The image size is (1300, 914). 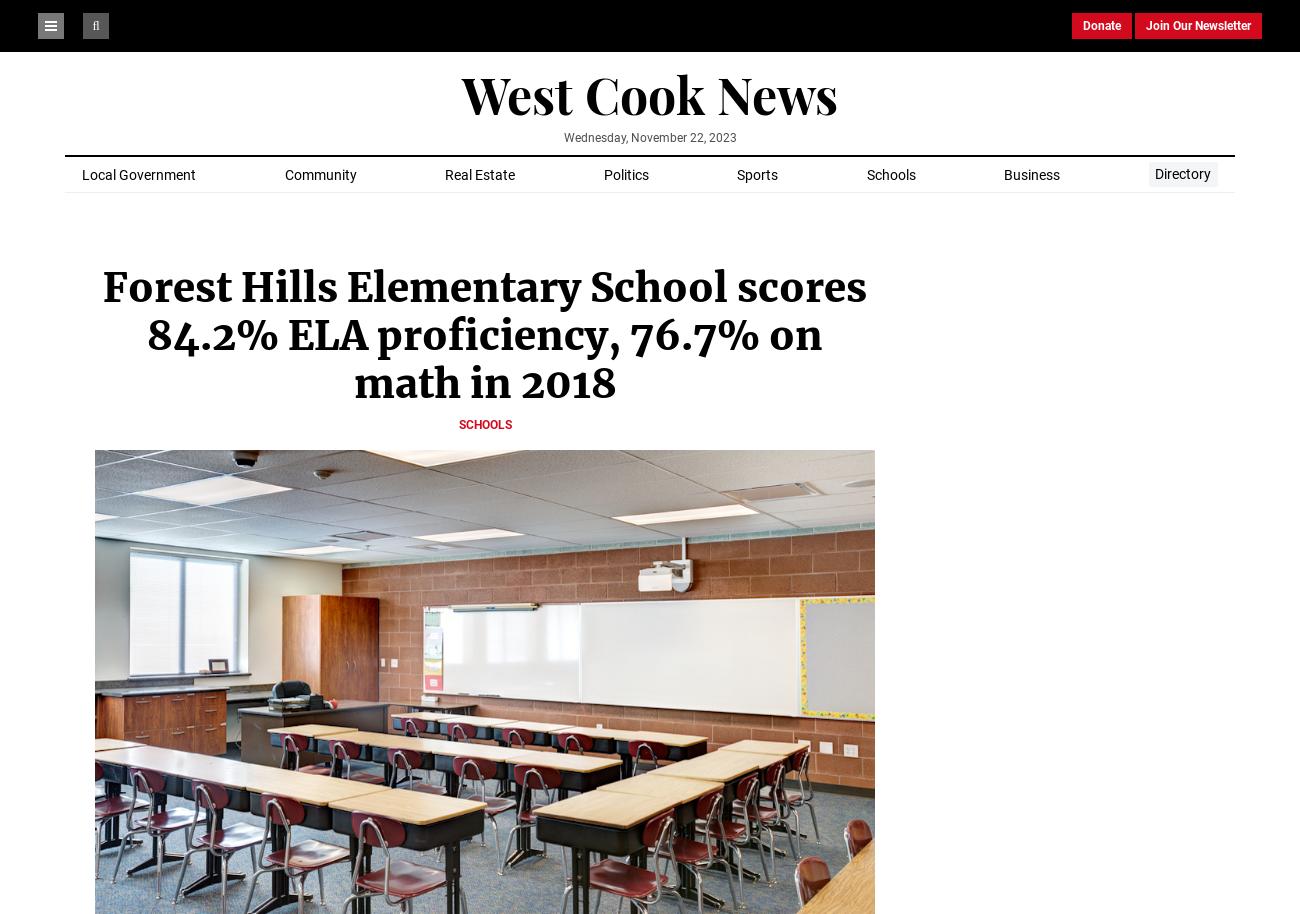 I want to click on 'Local Government', so click(x=137, y=173).